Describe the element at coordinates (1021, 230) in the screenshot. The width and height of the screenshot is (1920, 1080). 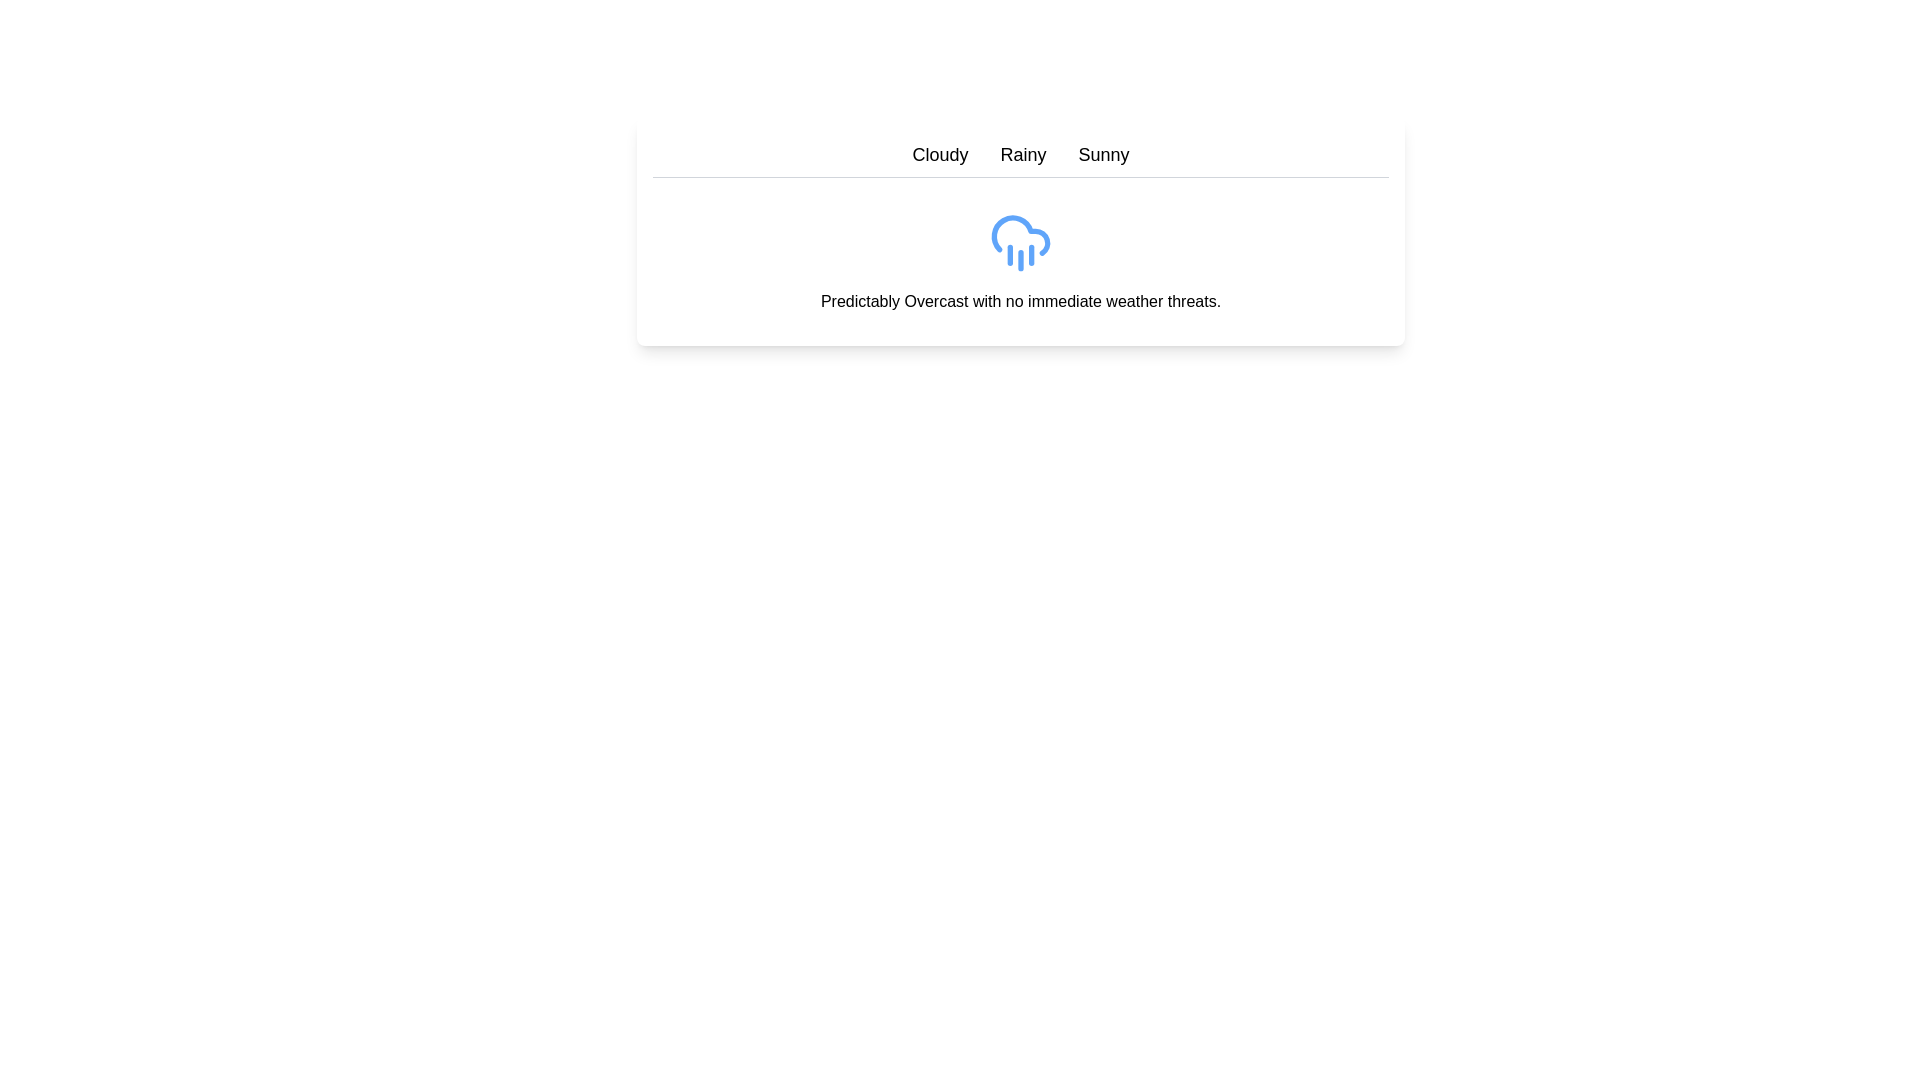
I see `the centrally positioned Information Display that shows summarized weather conditions, represented by an icon and descriptive text` at that location.